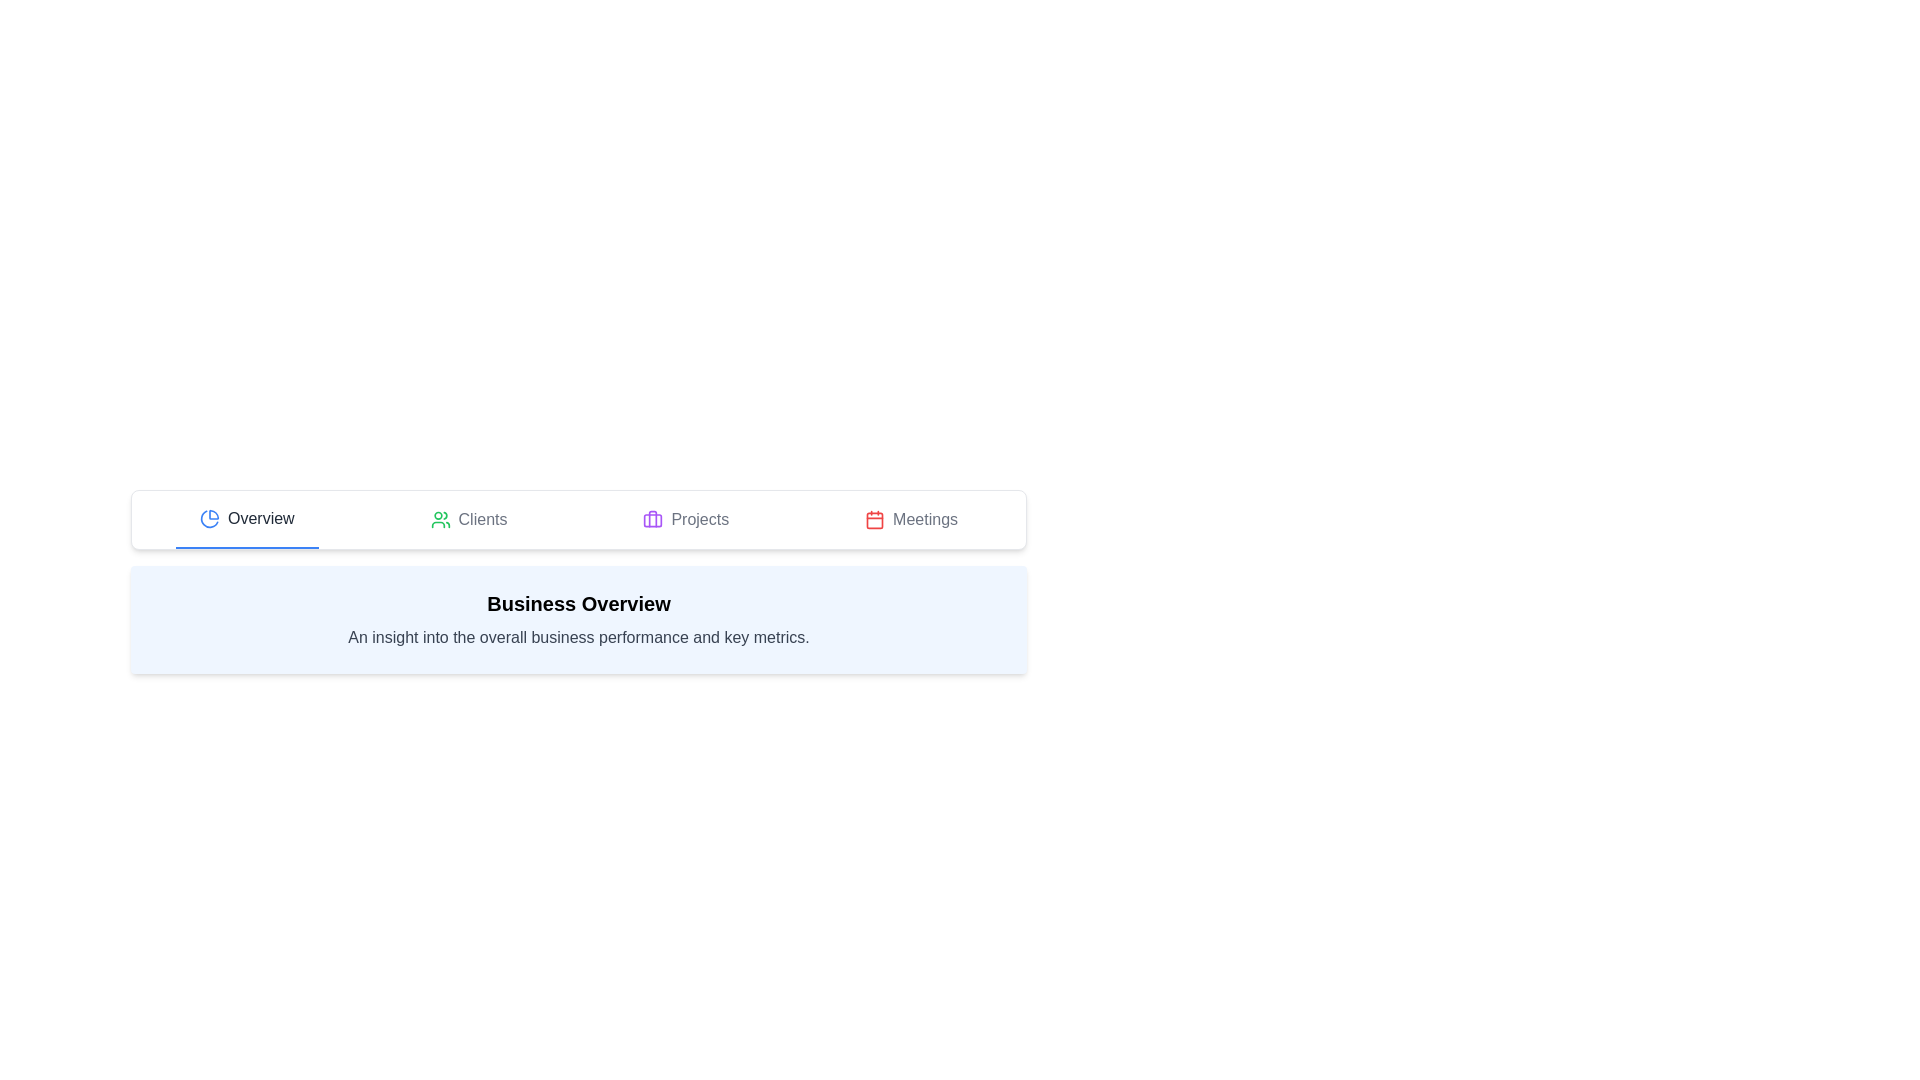 Image resolution: width=1920 pixels, height=1080 pixels. I want to click on the 'Clients' text in the menu bar, so click(483, 519).